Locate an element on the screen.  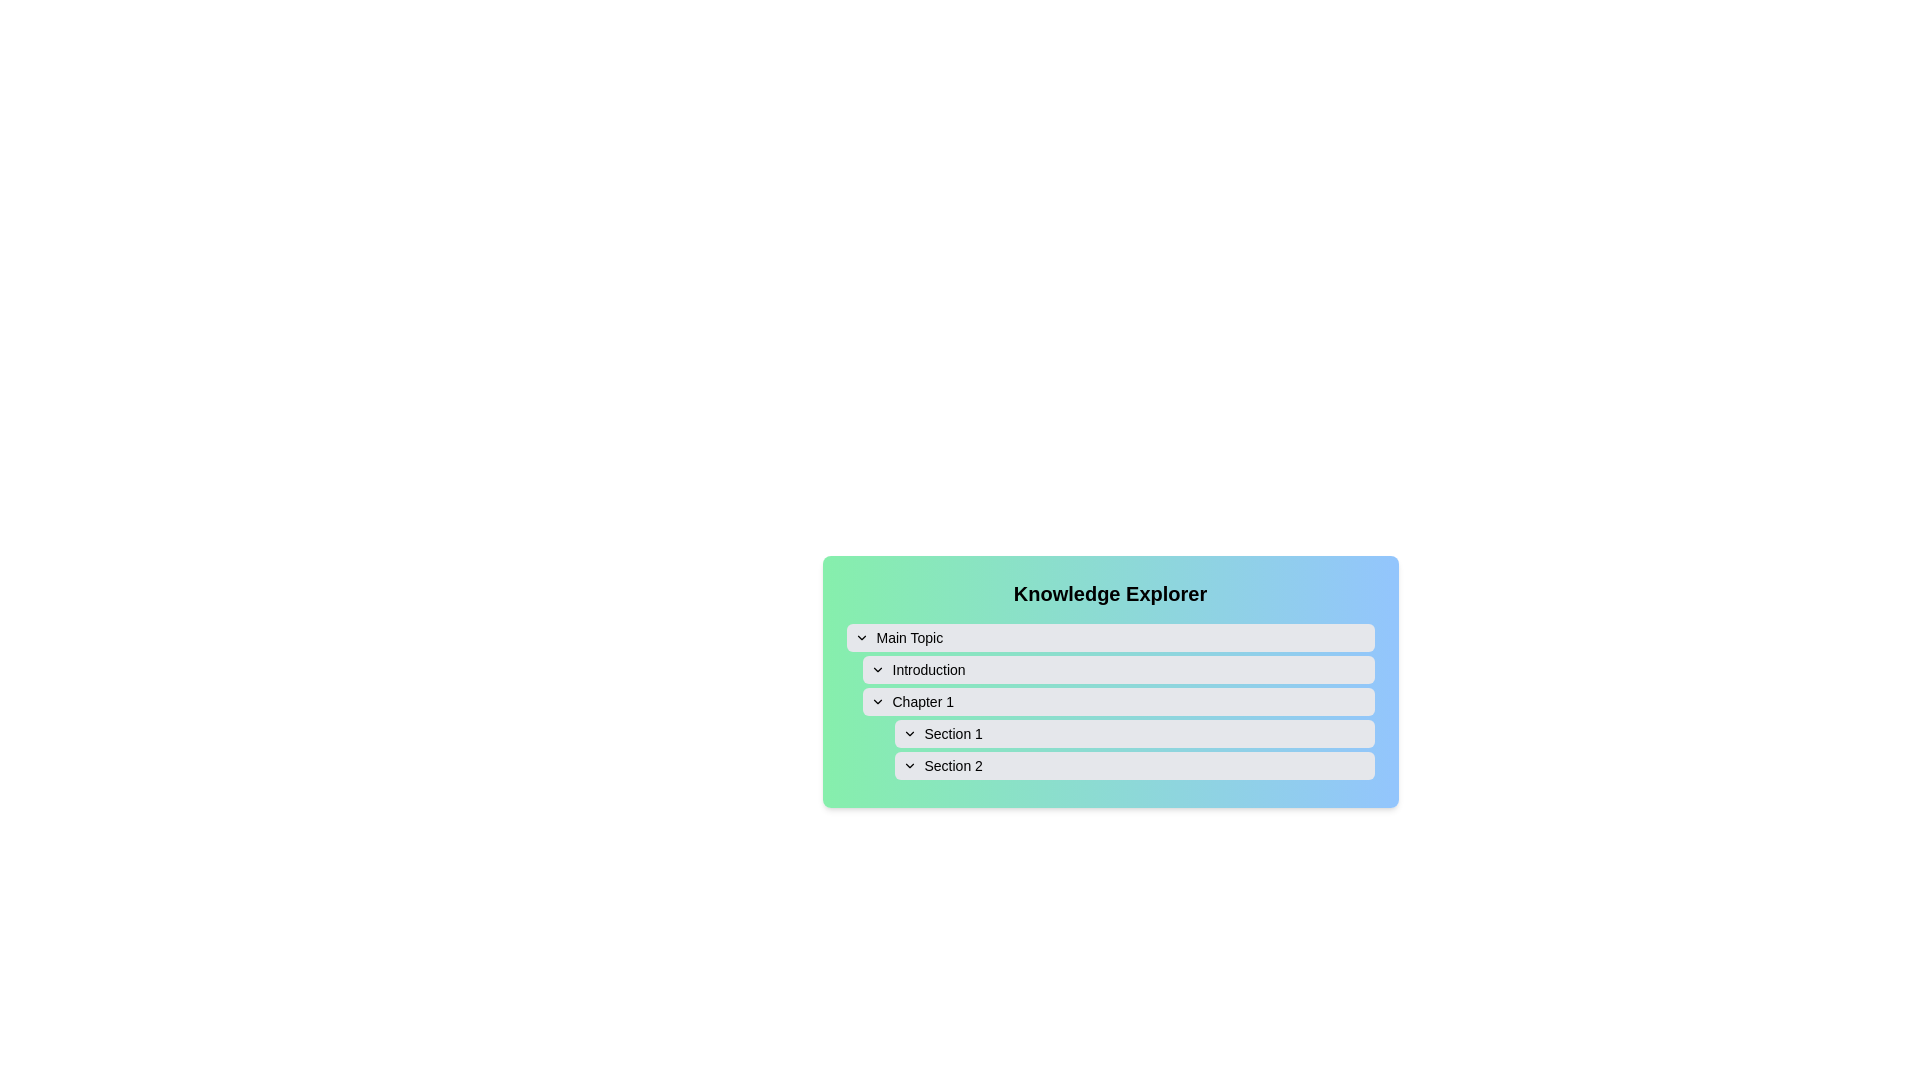
the downward-facing chevron icon located to the left of the text 'Section 2' for visual feedback is located at coordinates (908, 765).